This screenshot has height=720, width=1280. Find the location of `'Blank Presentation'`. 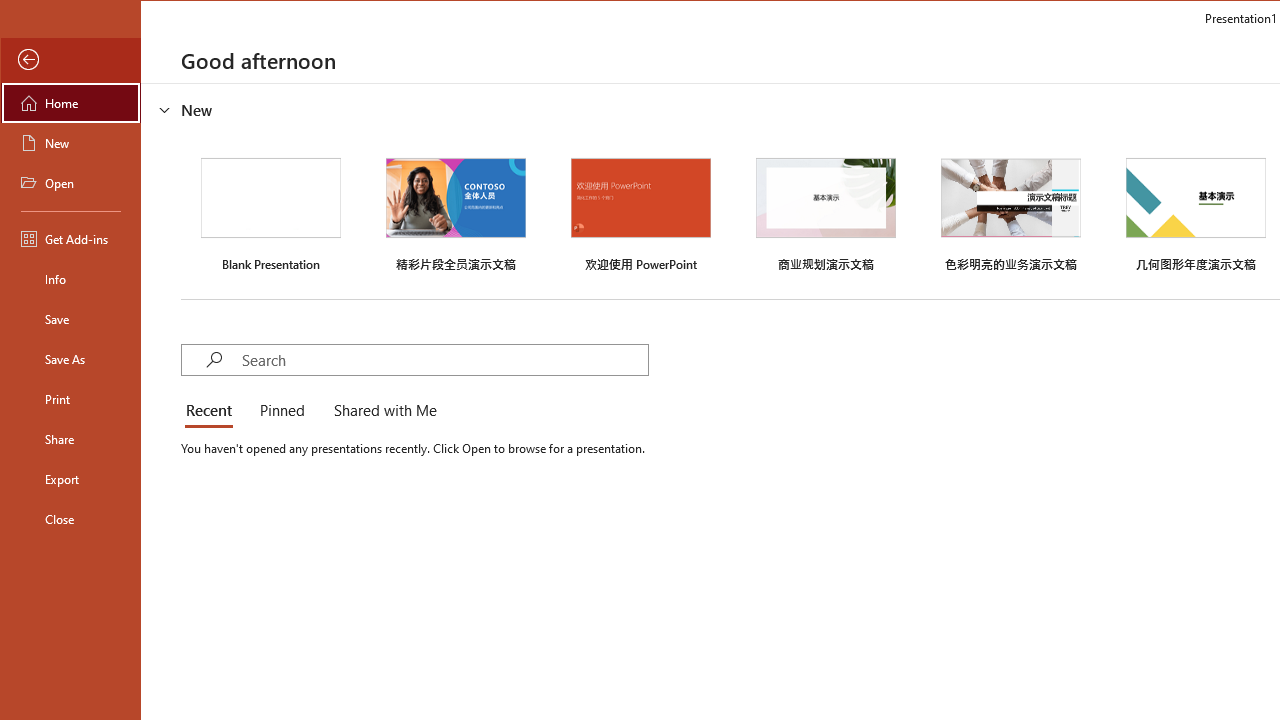

'Blank Presentation' is located at coordinates (269, 212).